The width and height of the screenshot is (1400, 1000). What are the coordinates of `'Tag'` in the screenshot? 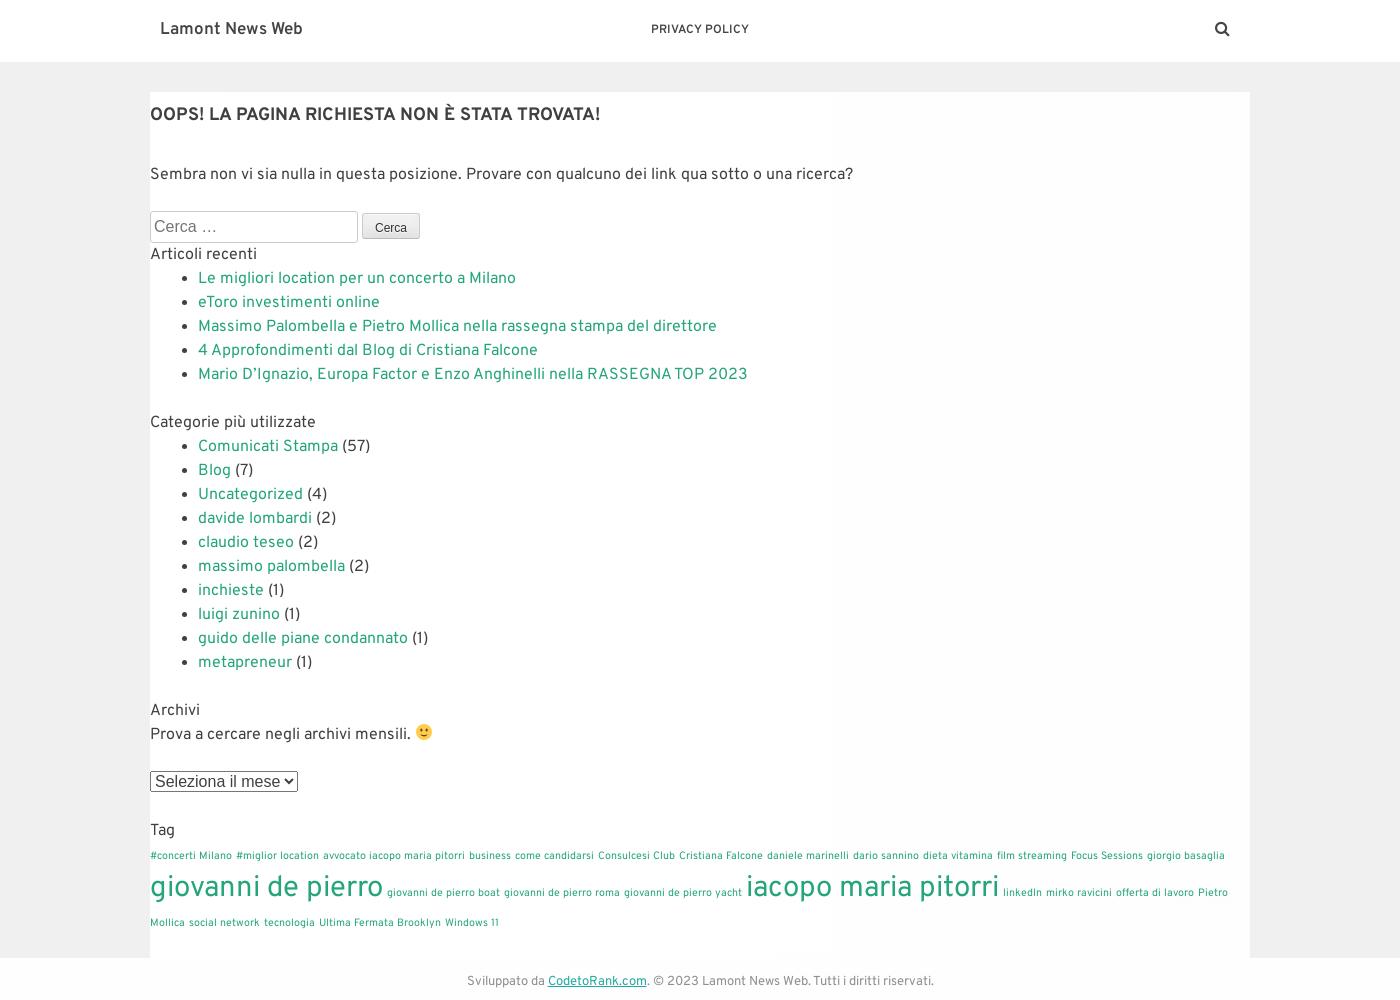 It's located at (149, 829).